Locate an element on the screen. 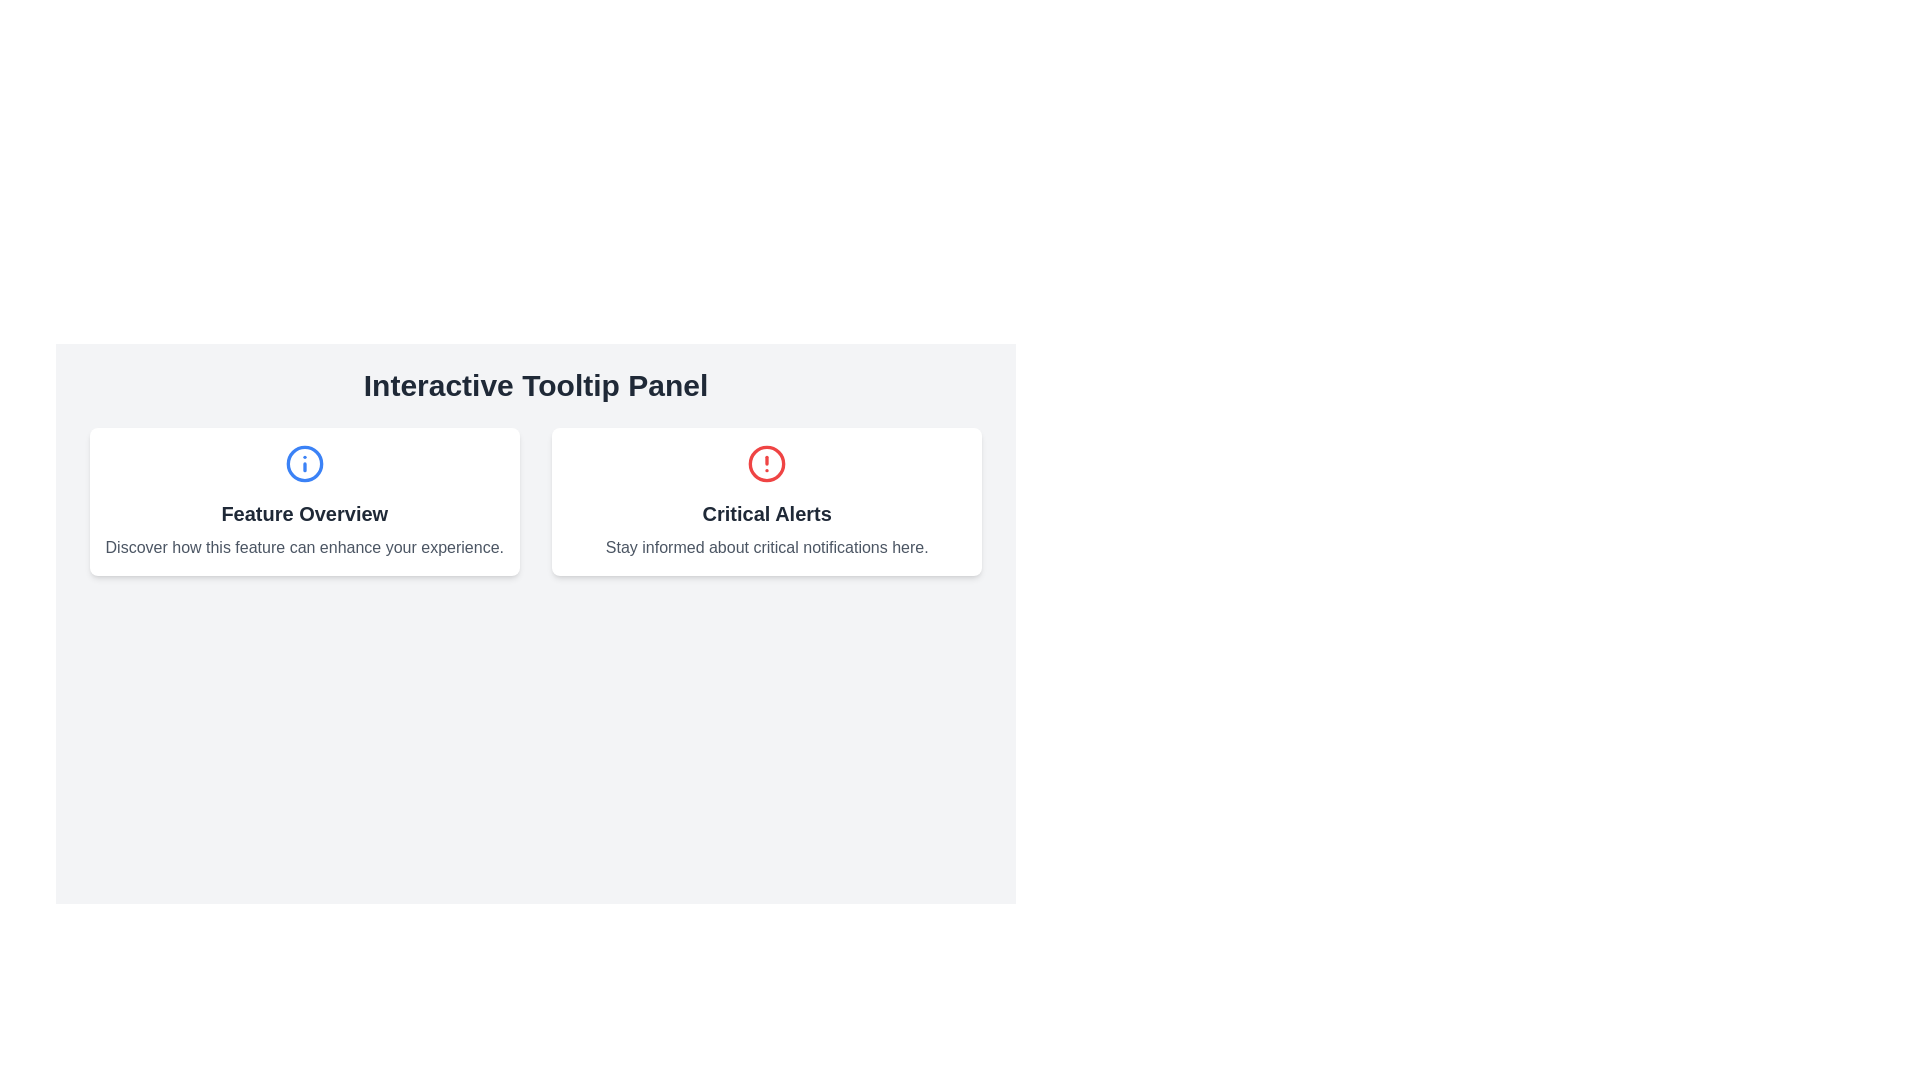 Image resolution: width=1920 pixels, height=1080 pixels. text label that serves as the title or label for the associated panel, located centrally within the right card beneath an alert icon is located at coordinates (766, 512).